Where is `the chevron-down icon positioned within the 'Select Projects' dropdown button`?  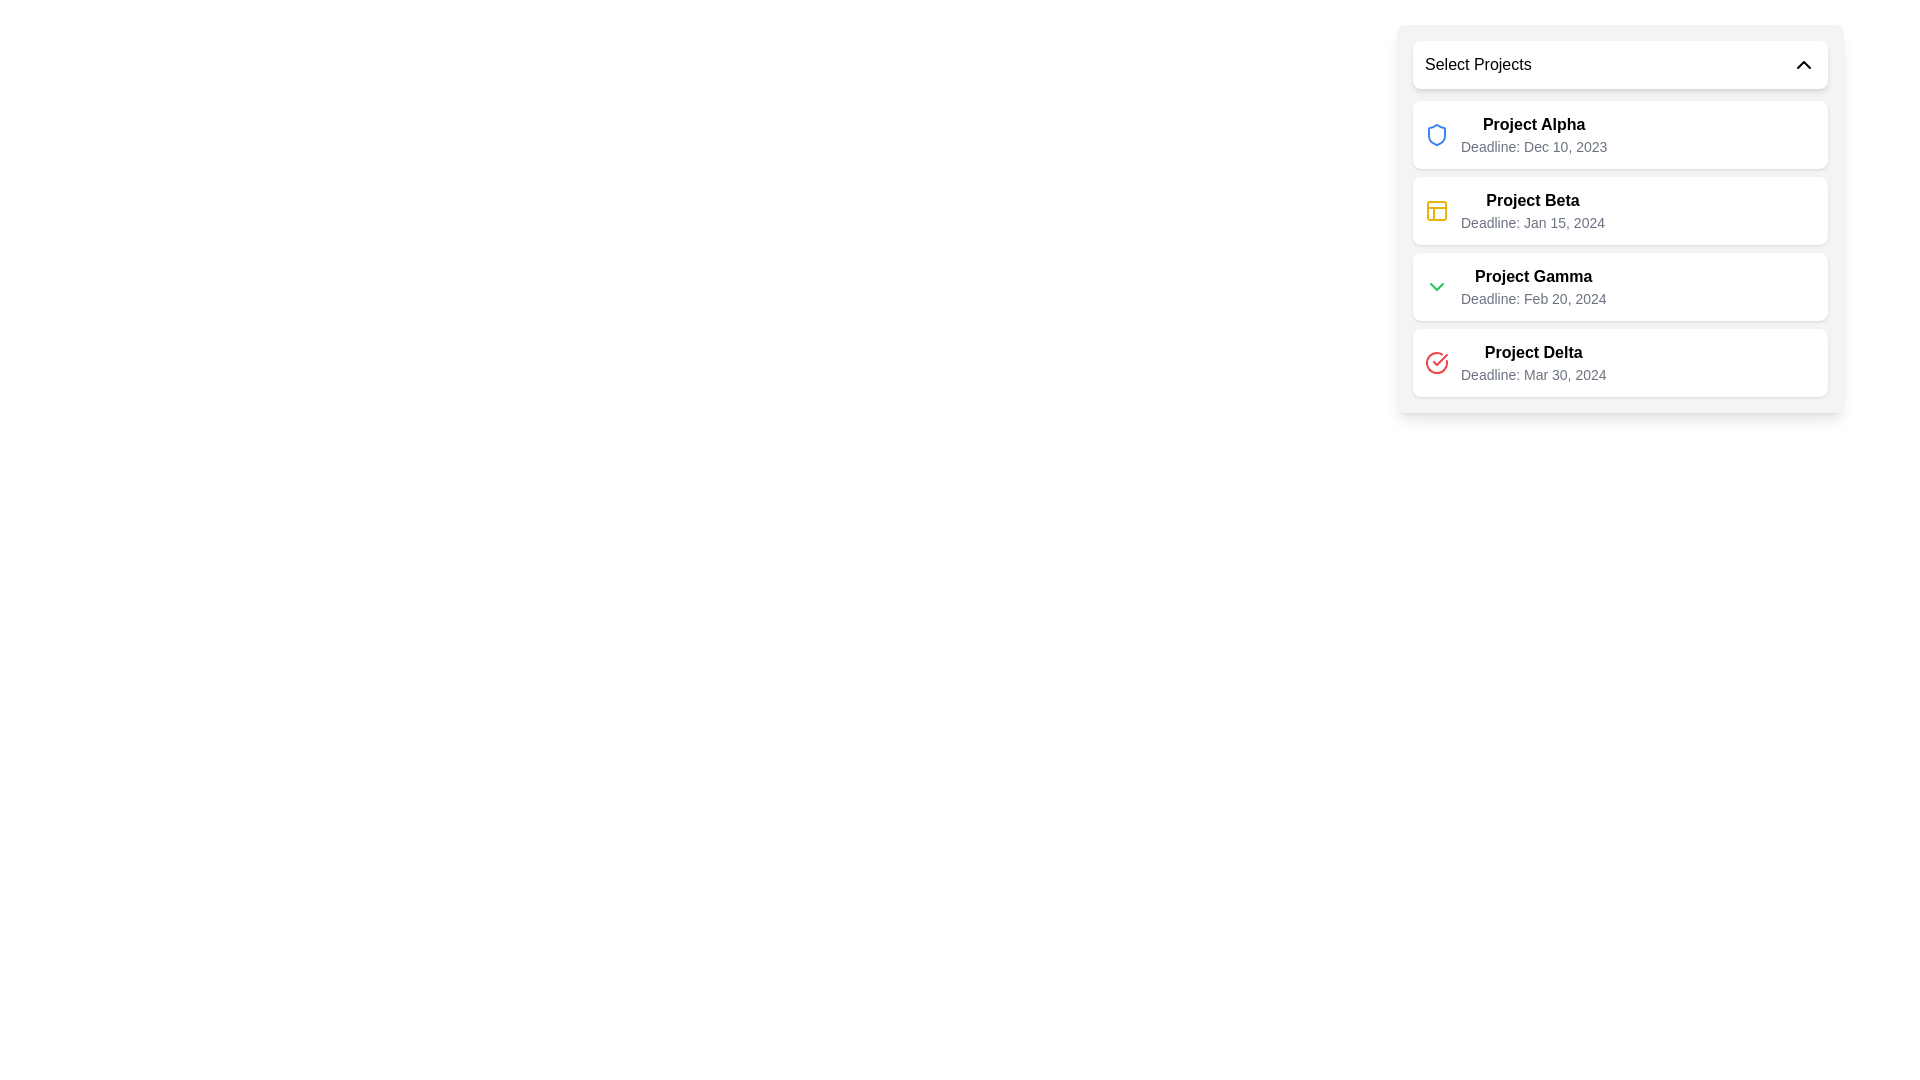
the chevron-down icon positioned within the 'Select Projects' dropdown button is located at coordinates (1804, 64).